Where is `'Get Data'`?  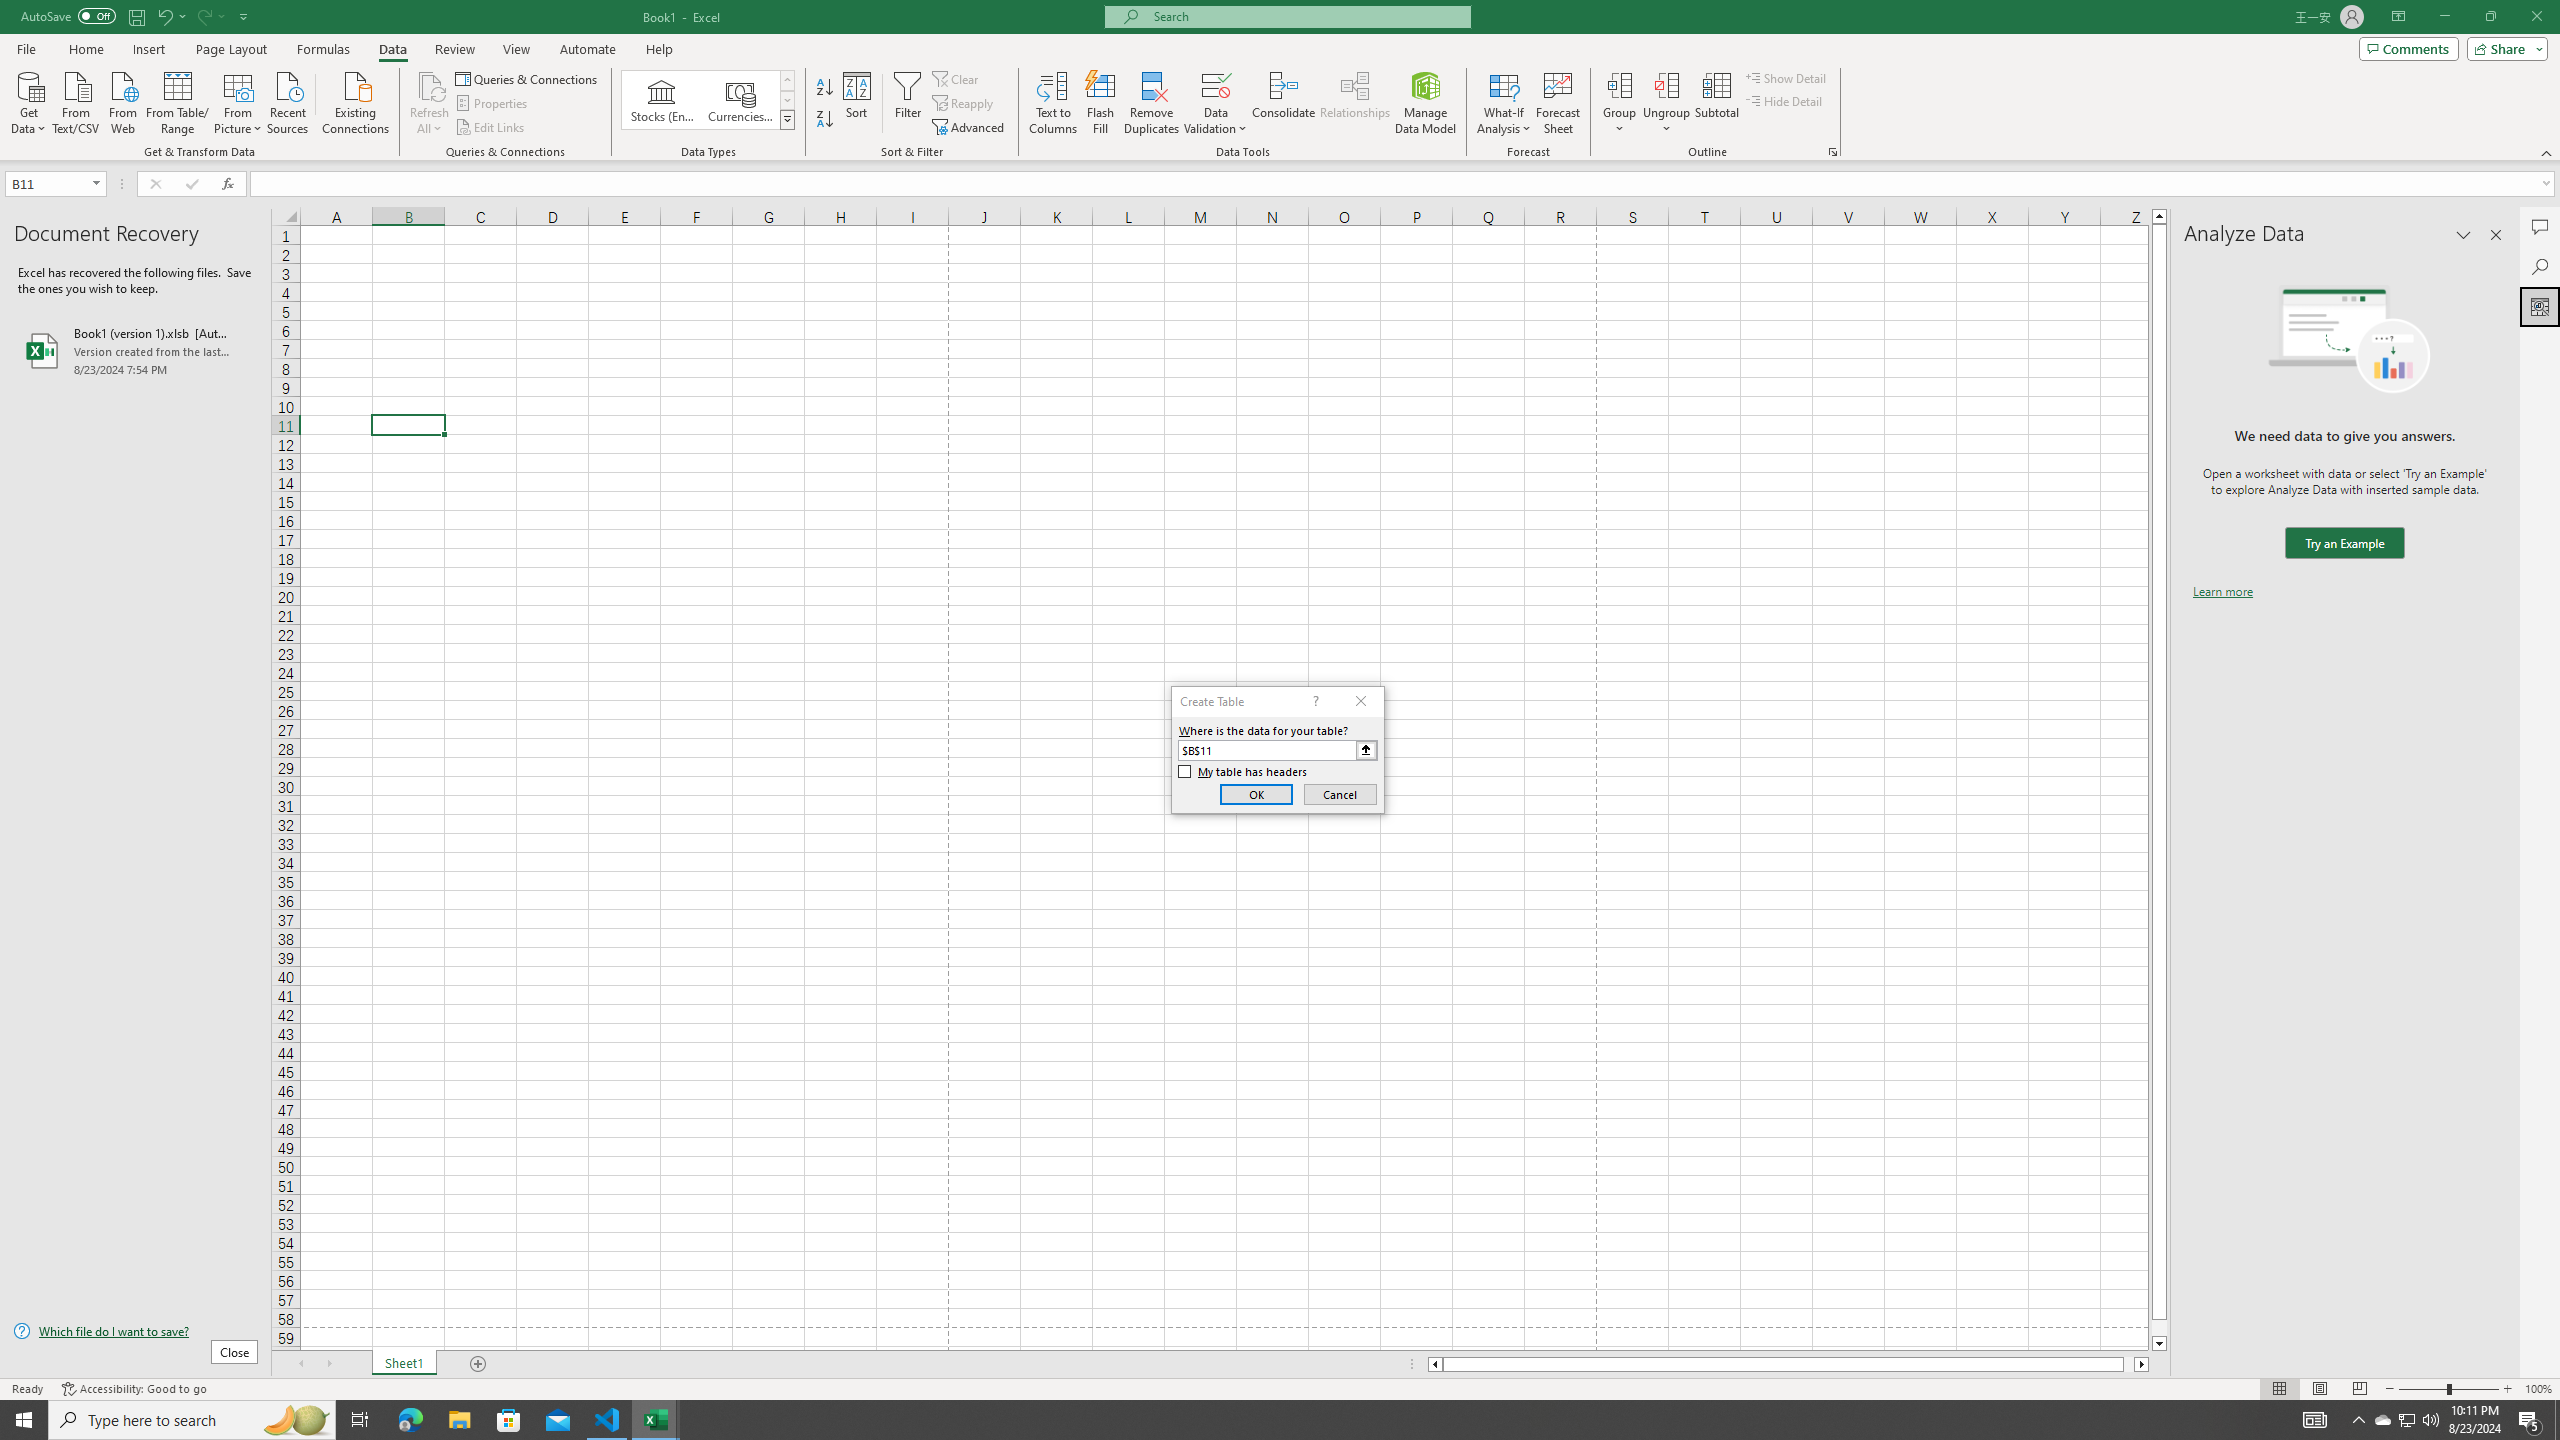 'Get Data' is located at coordinates (28, 100).